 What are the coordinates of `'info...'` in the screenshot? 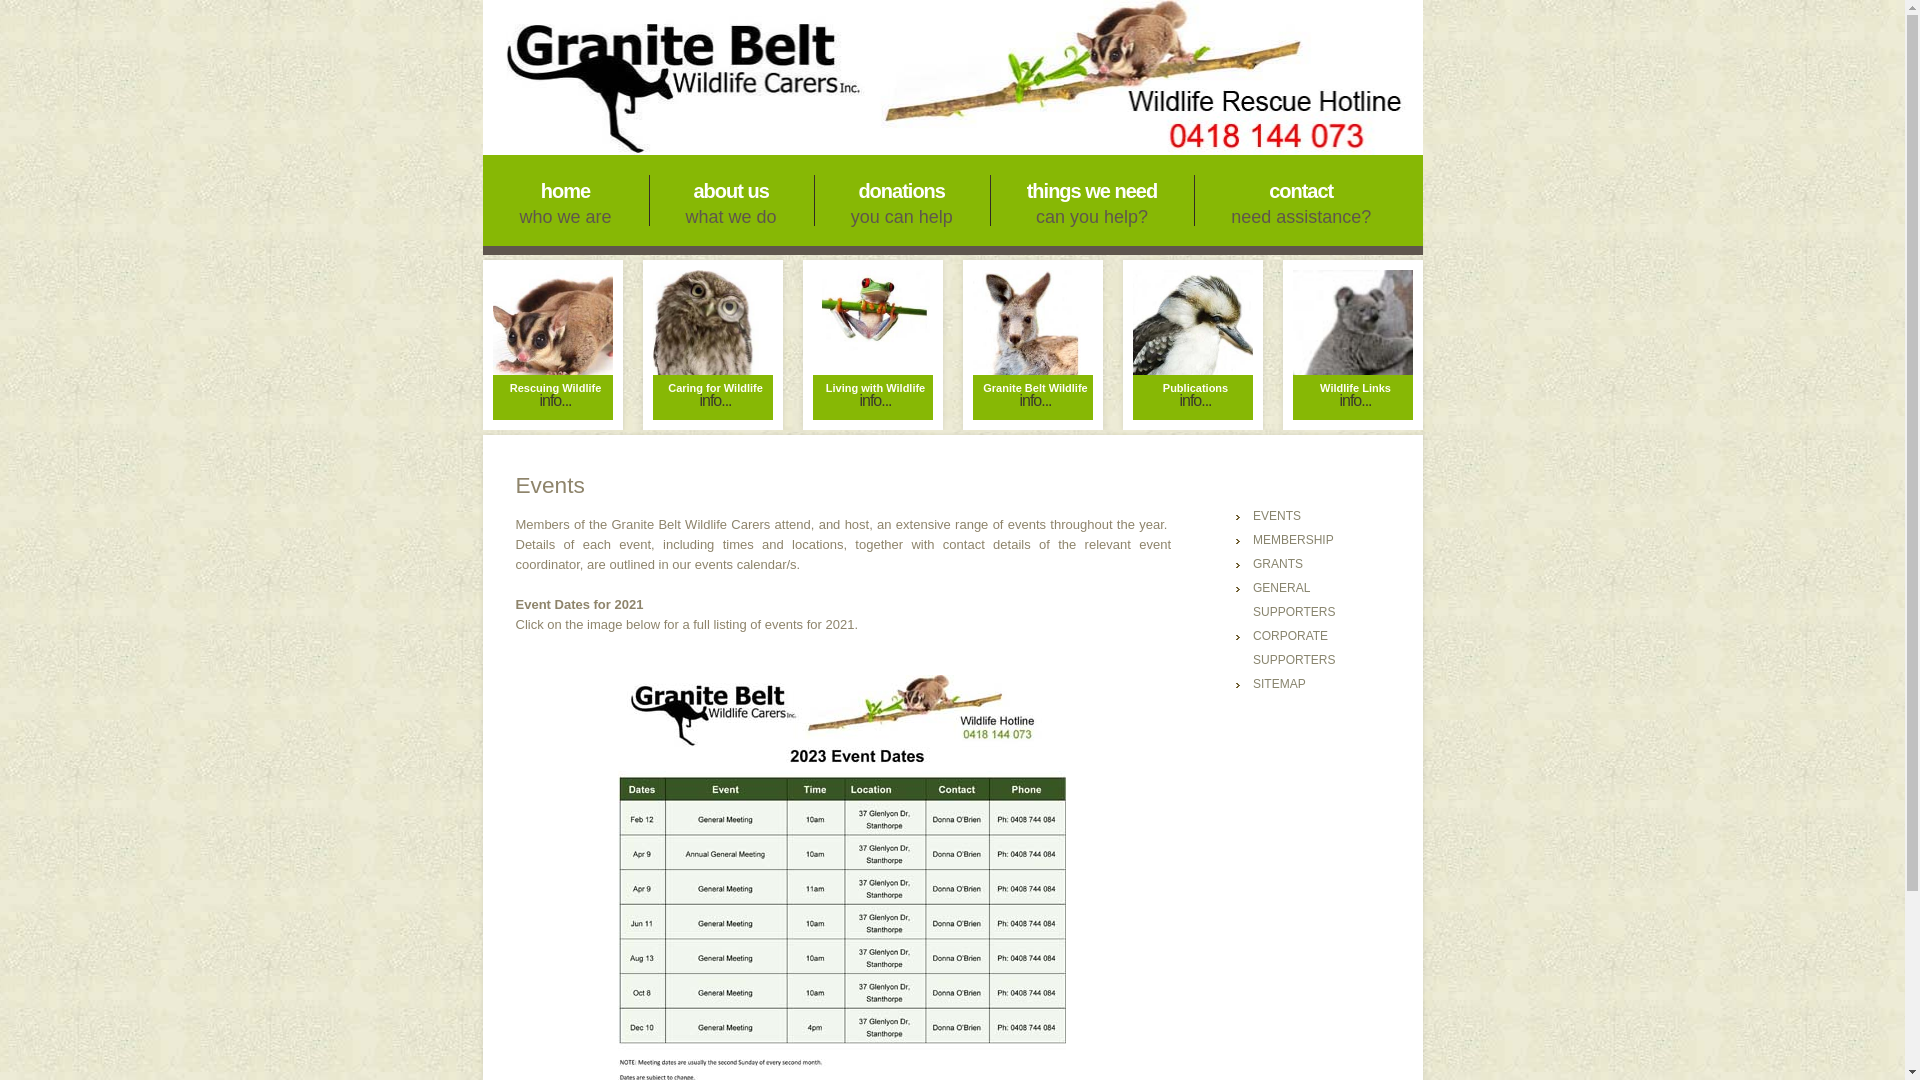 It's located at (725, 400).